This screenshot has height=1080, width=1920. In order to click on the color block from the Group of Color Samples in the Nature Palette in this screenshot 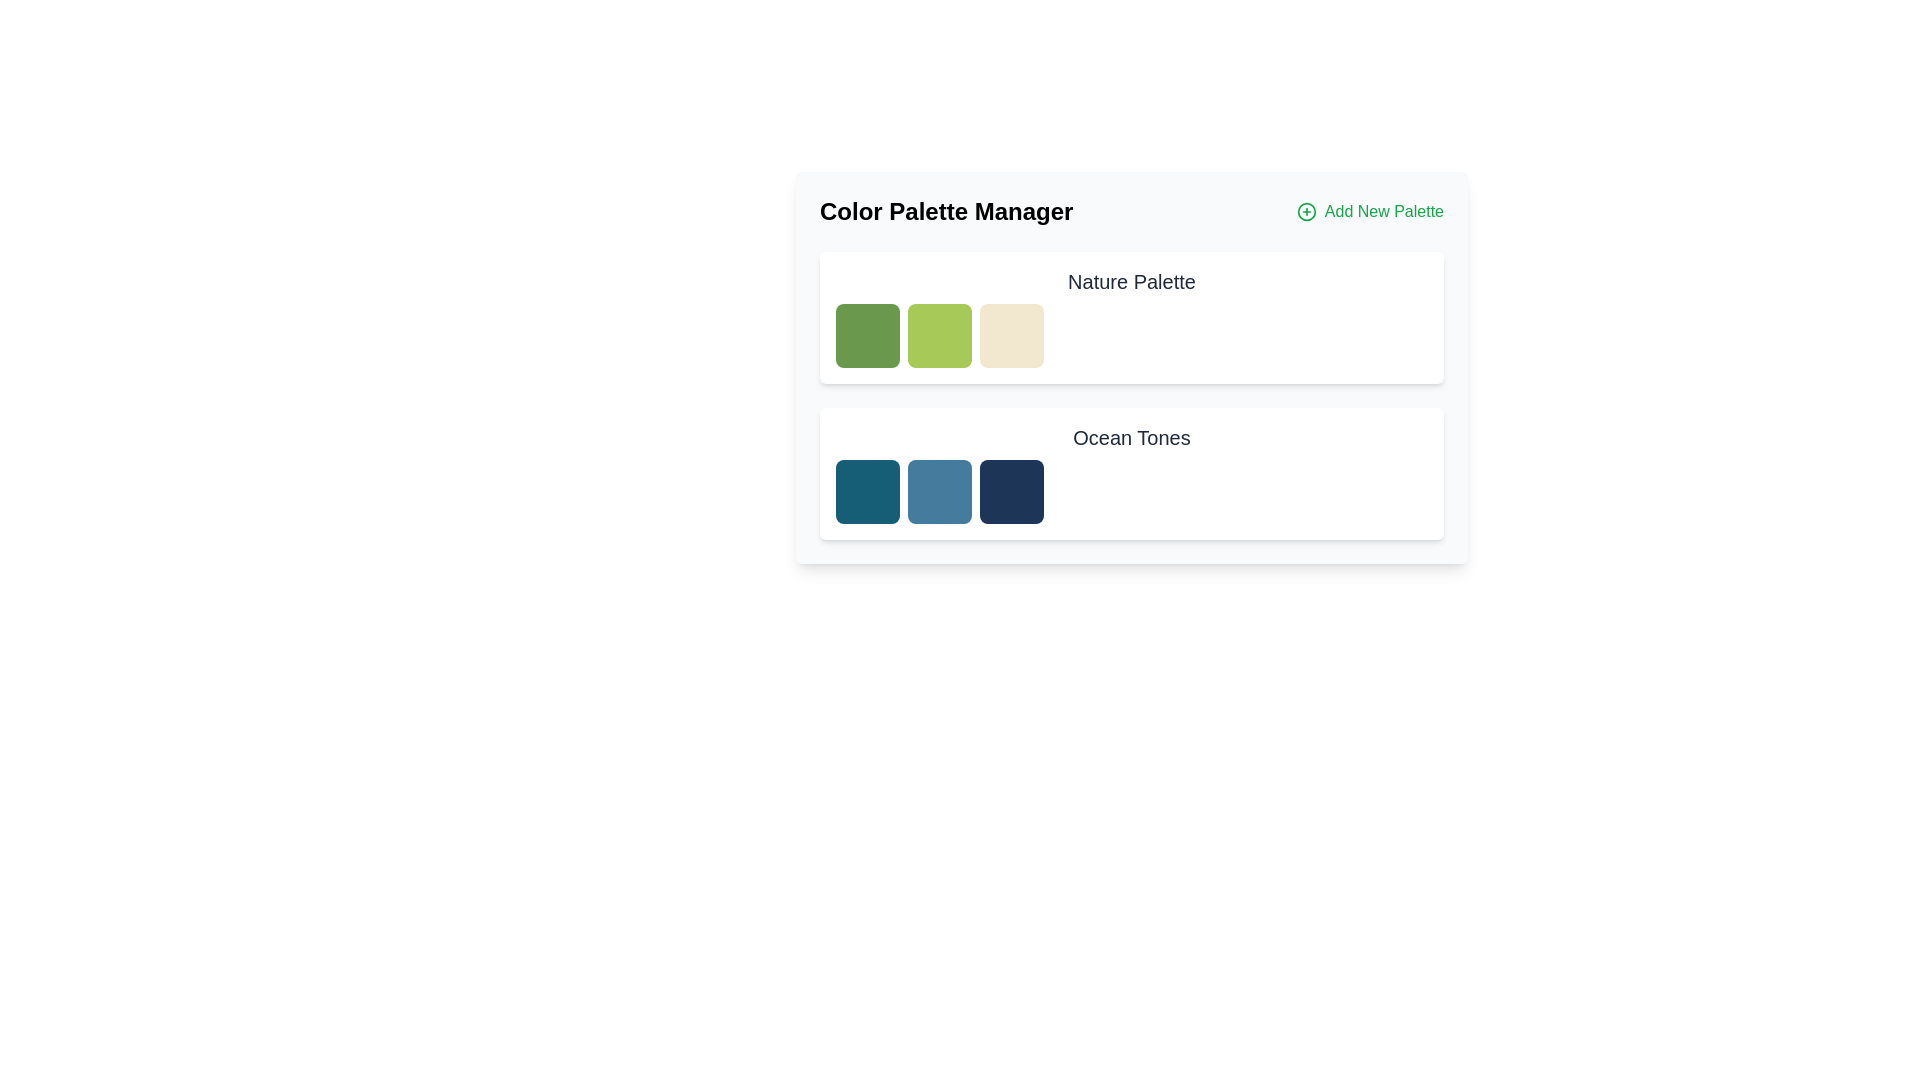, I will do `click(1132, 334)`.